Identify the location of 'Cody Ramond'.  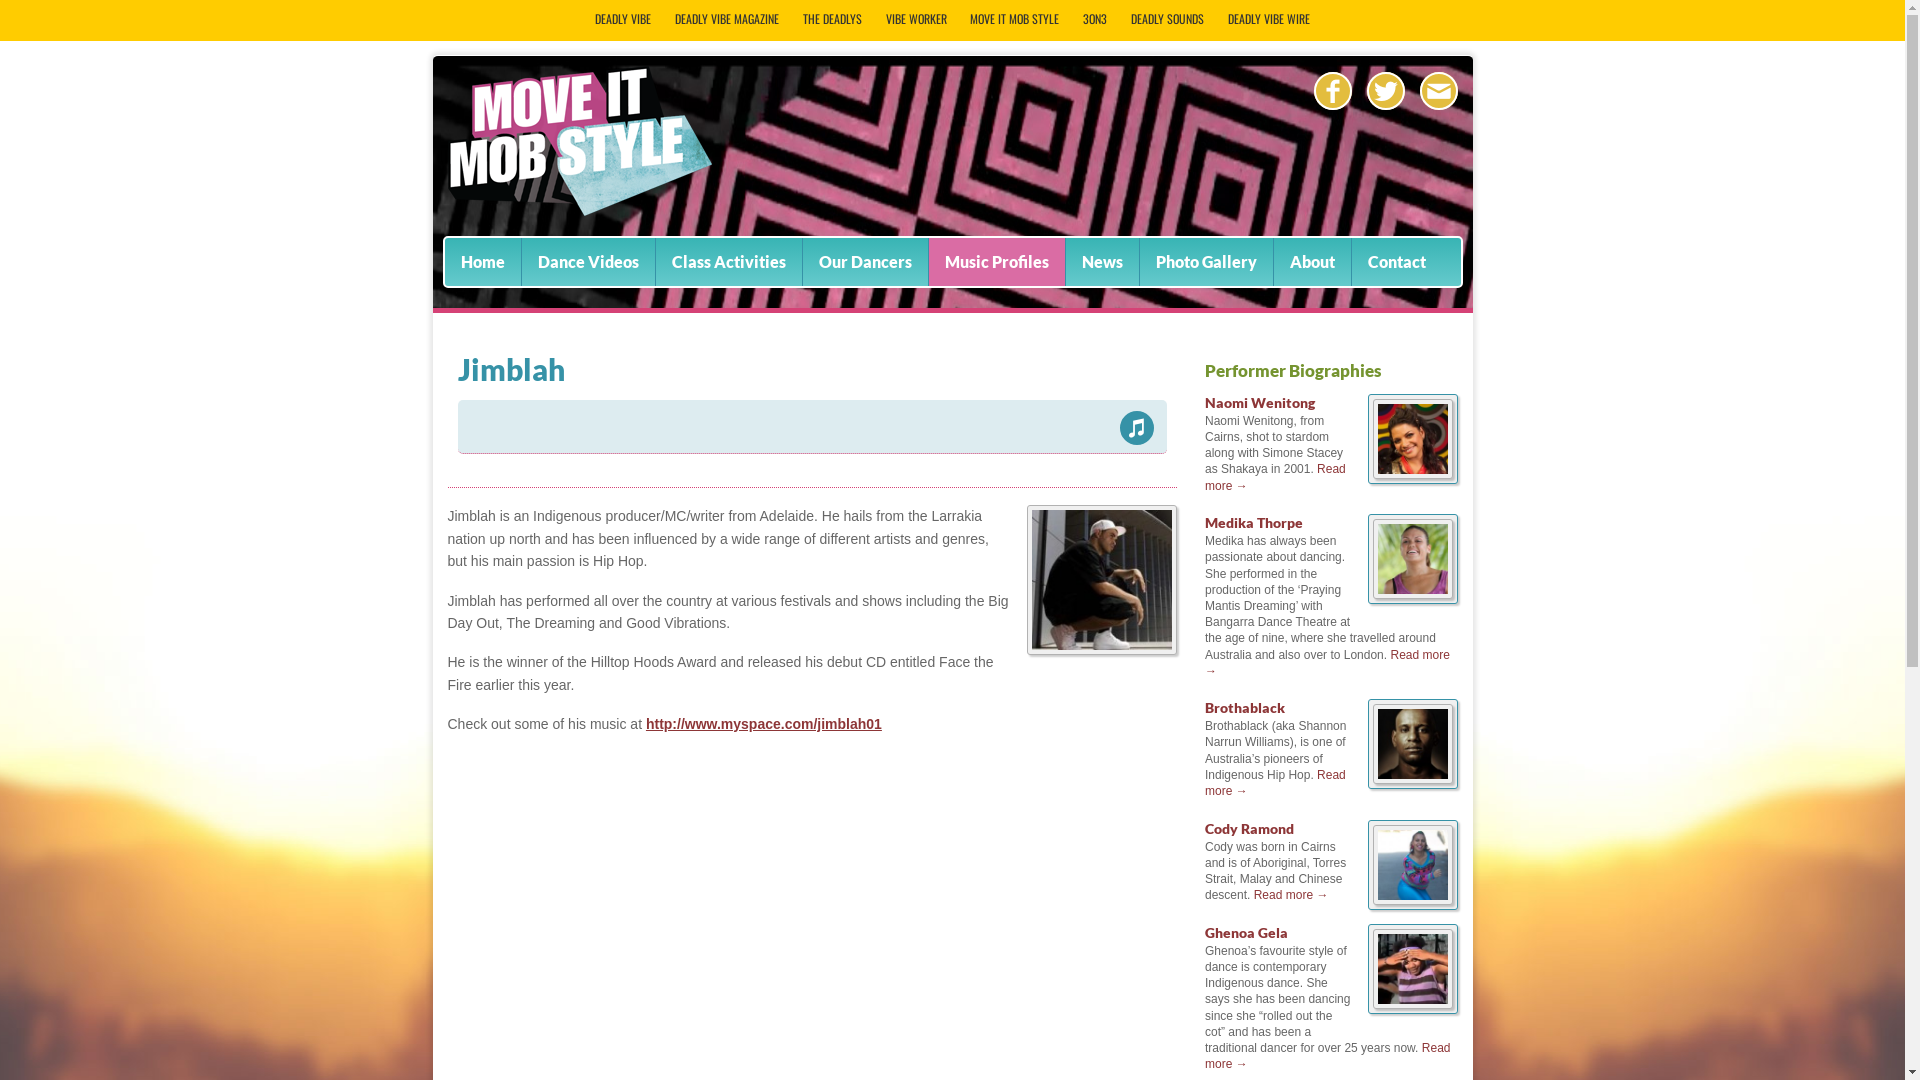
(1248, 828).